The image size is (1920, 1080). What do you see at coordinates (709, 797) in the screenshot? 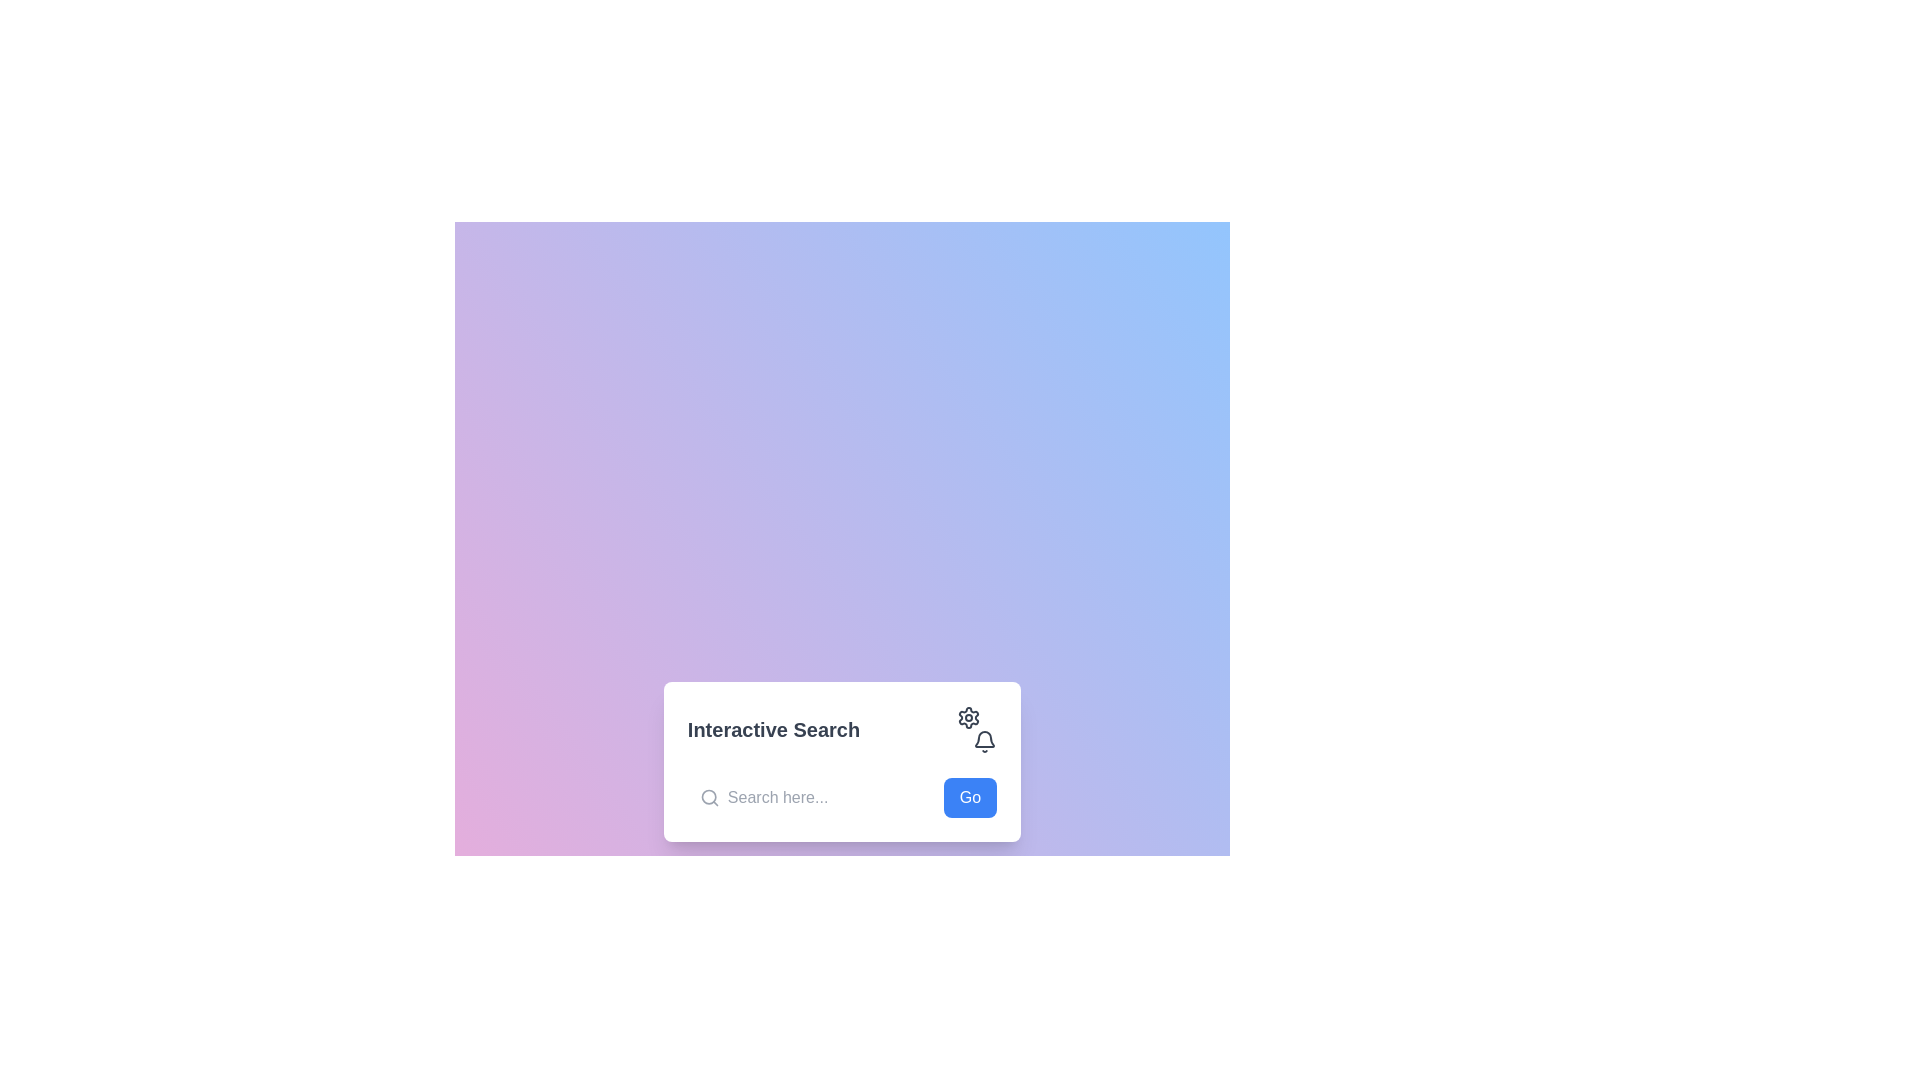
I see `the search icon, which is styled as a minimalist outline magnifying glass located to the left of a text input field in the search bar` at bounding box center [709, 797].